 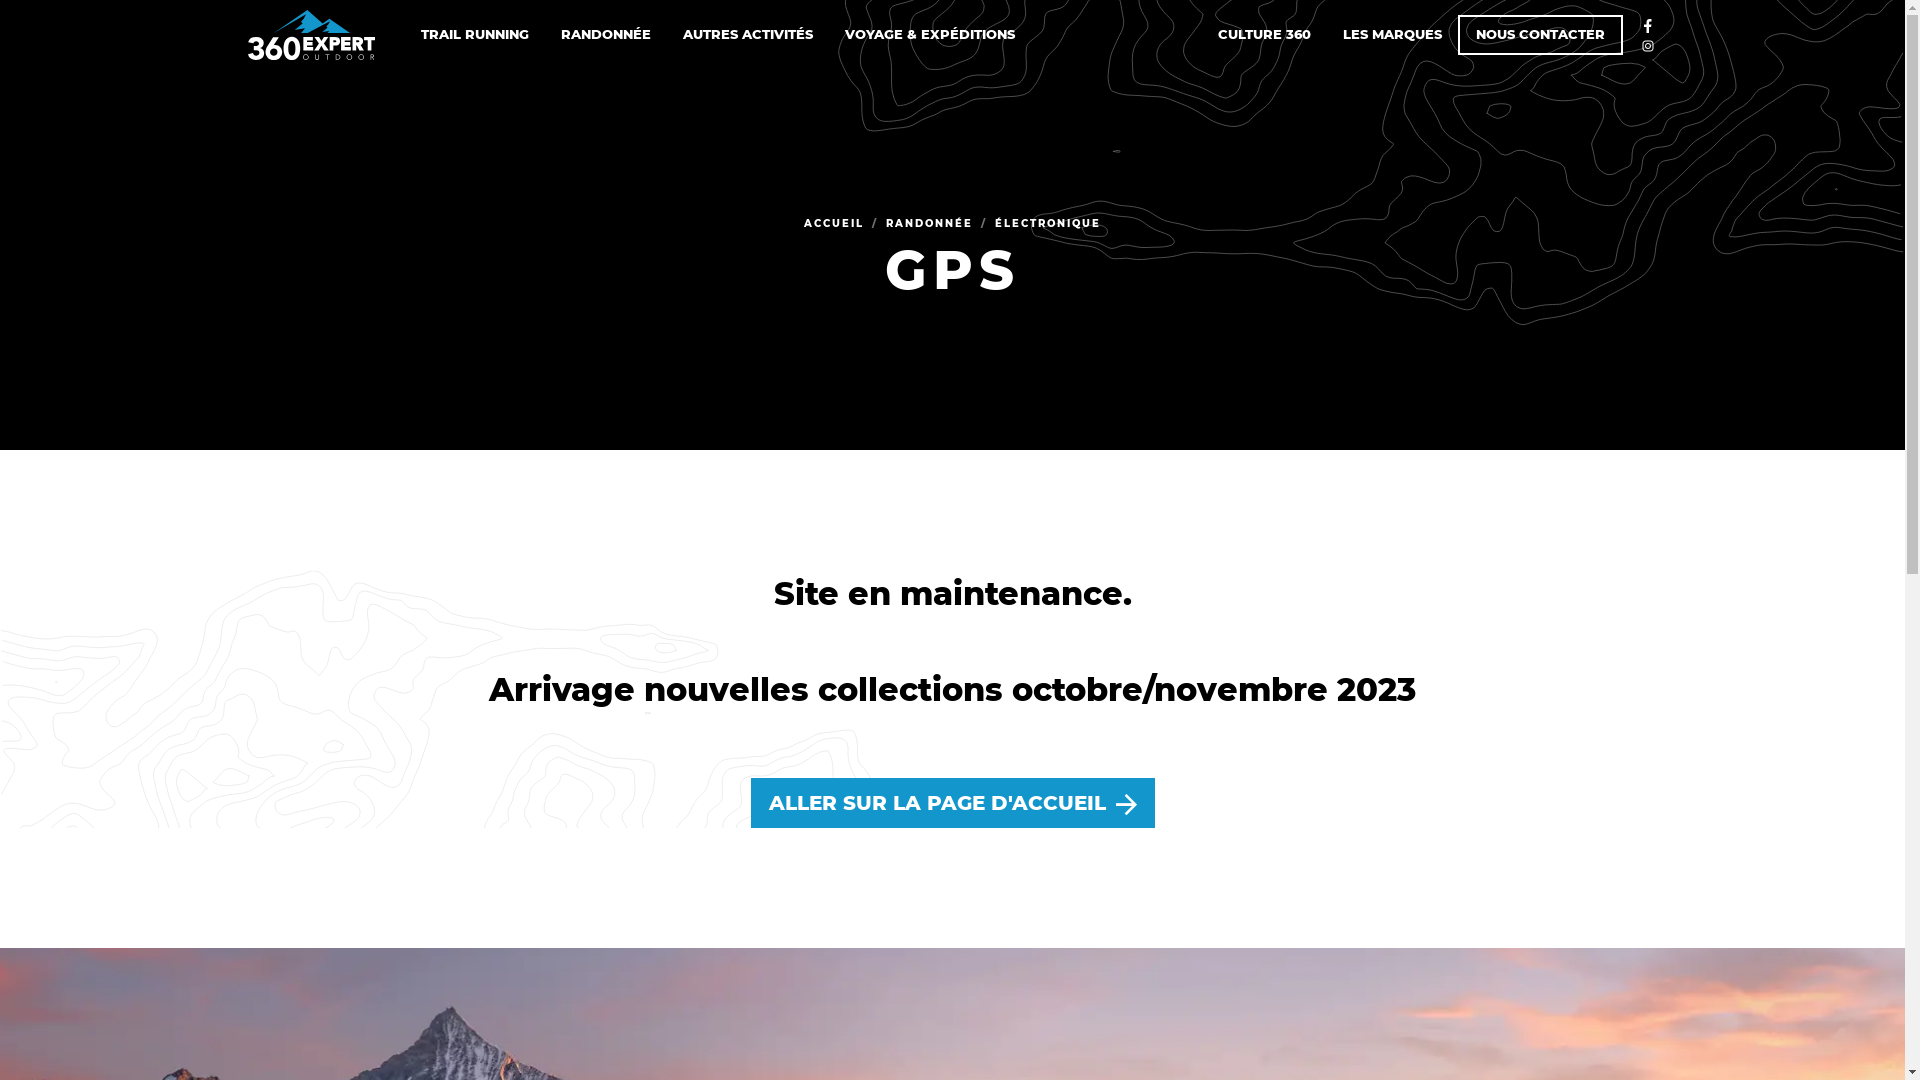 What do you see at coordinates (1263, 34) in the screenshot?
I see `'CULTURE 360'` at bounding box center [1263, 34].